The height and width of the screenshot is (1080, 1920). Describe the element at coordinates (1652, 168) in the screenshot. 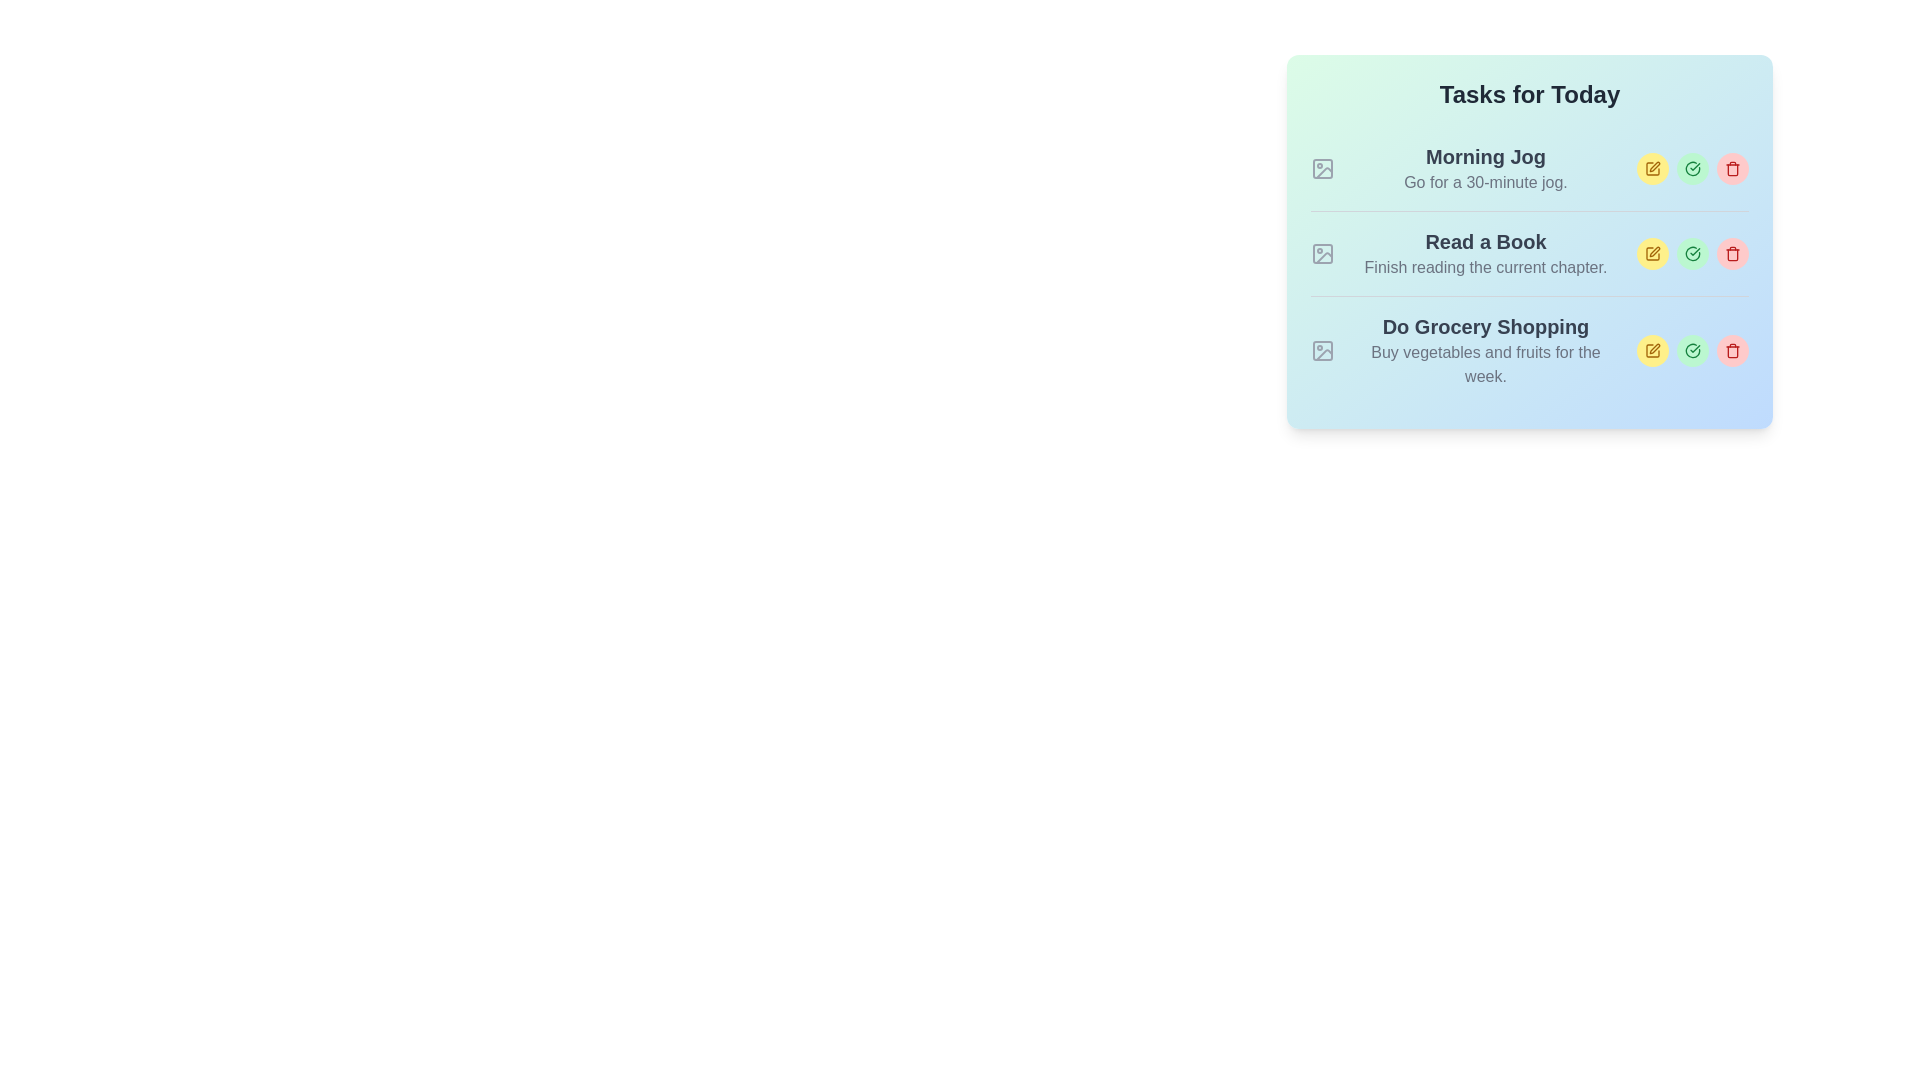

I see `the yellow circular edit button with a pen-like symbol for the 'Morning Jog' task` at that location.